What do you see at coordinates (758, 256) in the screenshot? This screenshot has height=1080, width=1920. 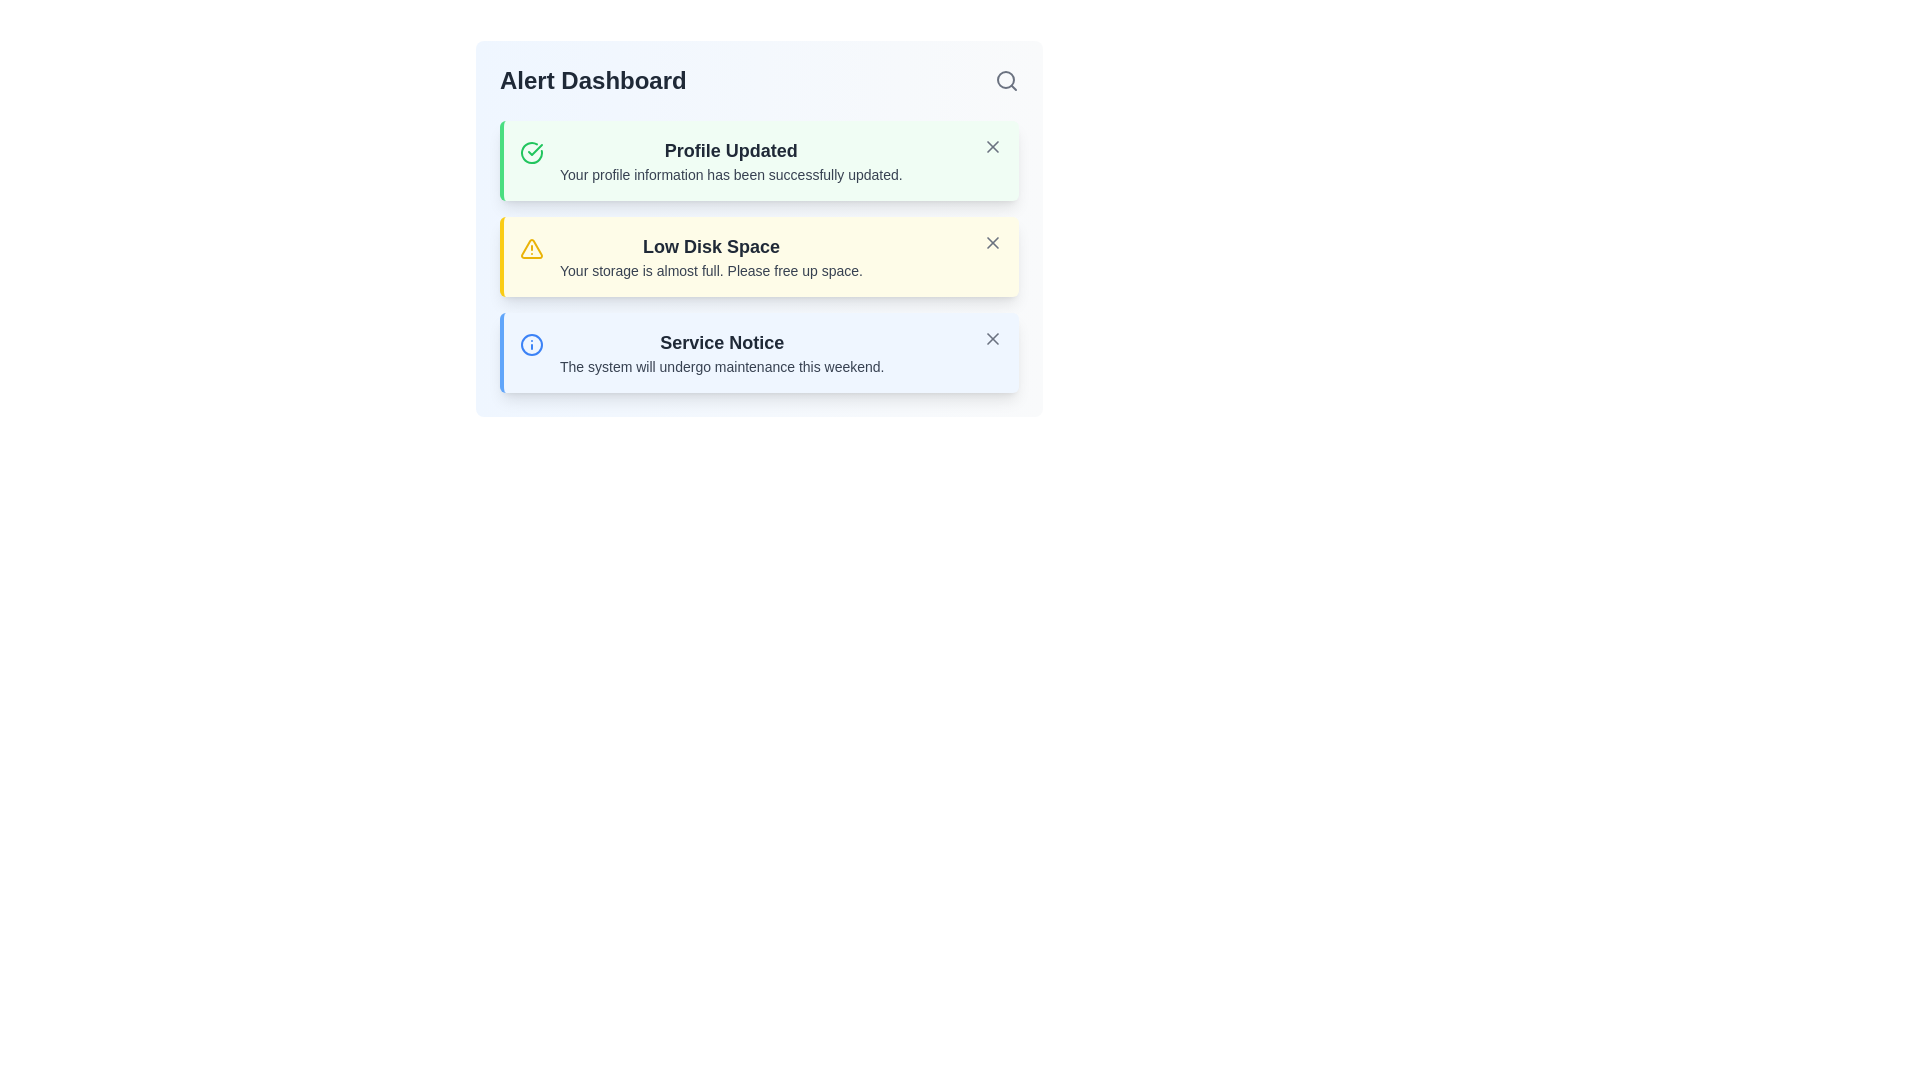 I see `the 'Low Disk Space' notification alert, which has a light yellow background and contains a warning icon and a close button marked with an 'X'` at bounding box center [758, 256].